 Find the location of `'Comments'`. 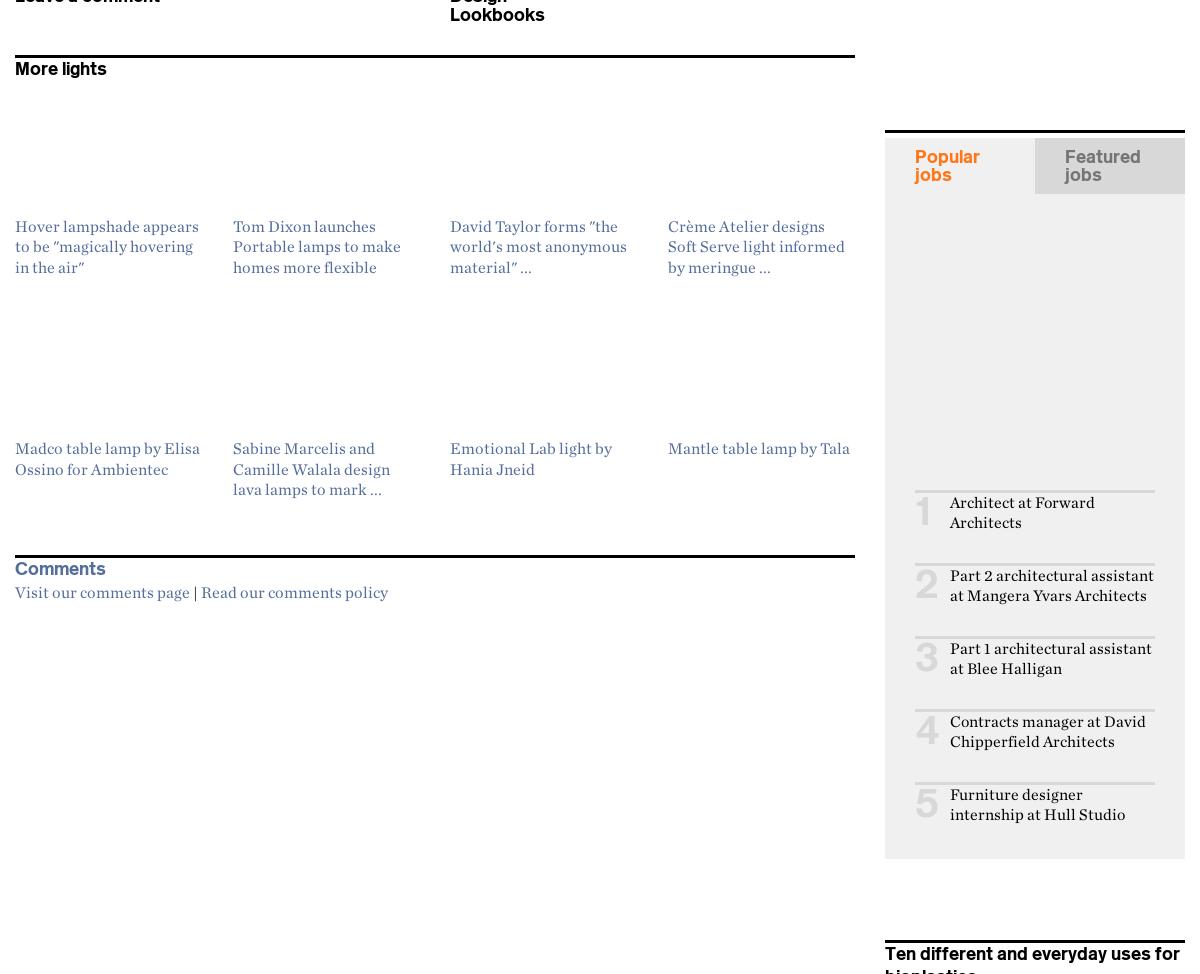

'Comments' is located at coordinates (60, 568).